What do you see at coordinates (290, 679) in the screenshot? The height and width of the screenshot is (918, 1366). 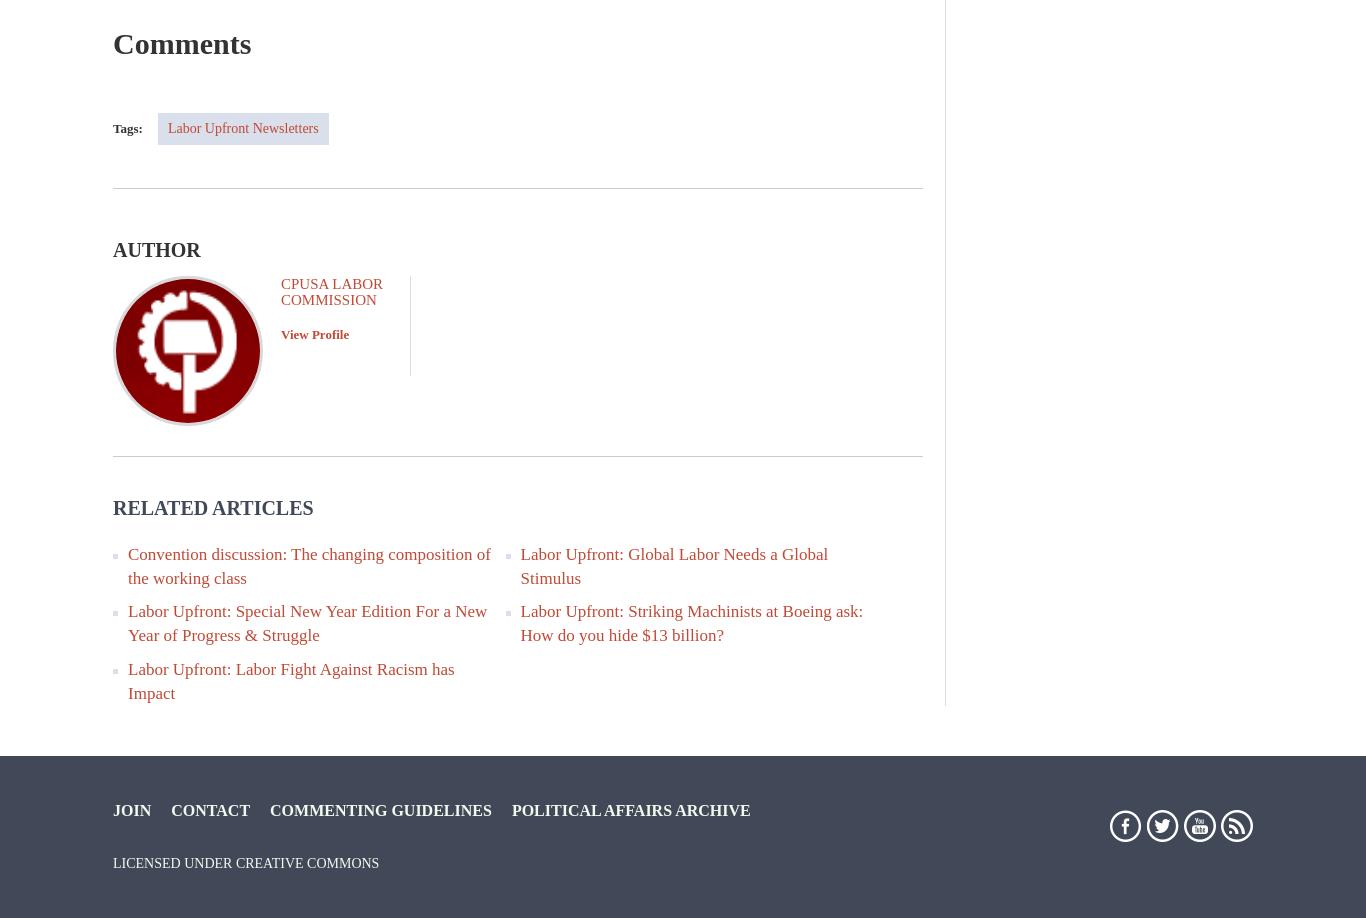 I see `'Labor Upfront: Labor Fight Against Racism has Impact'` at bounding box center [290, 679].